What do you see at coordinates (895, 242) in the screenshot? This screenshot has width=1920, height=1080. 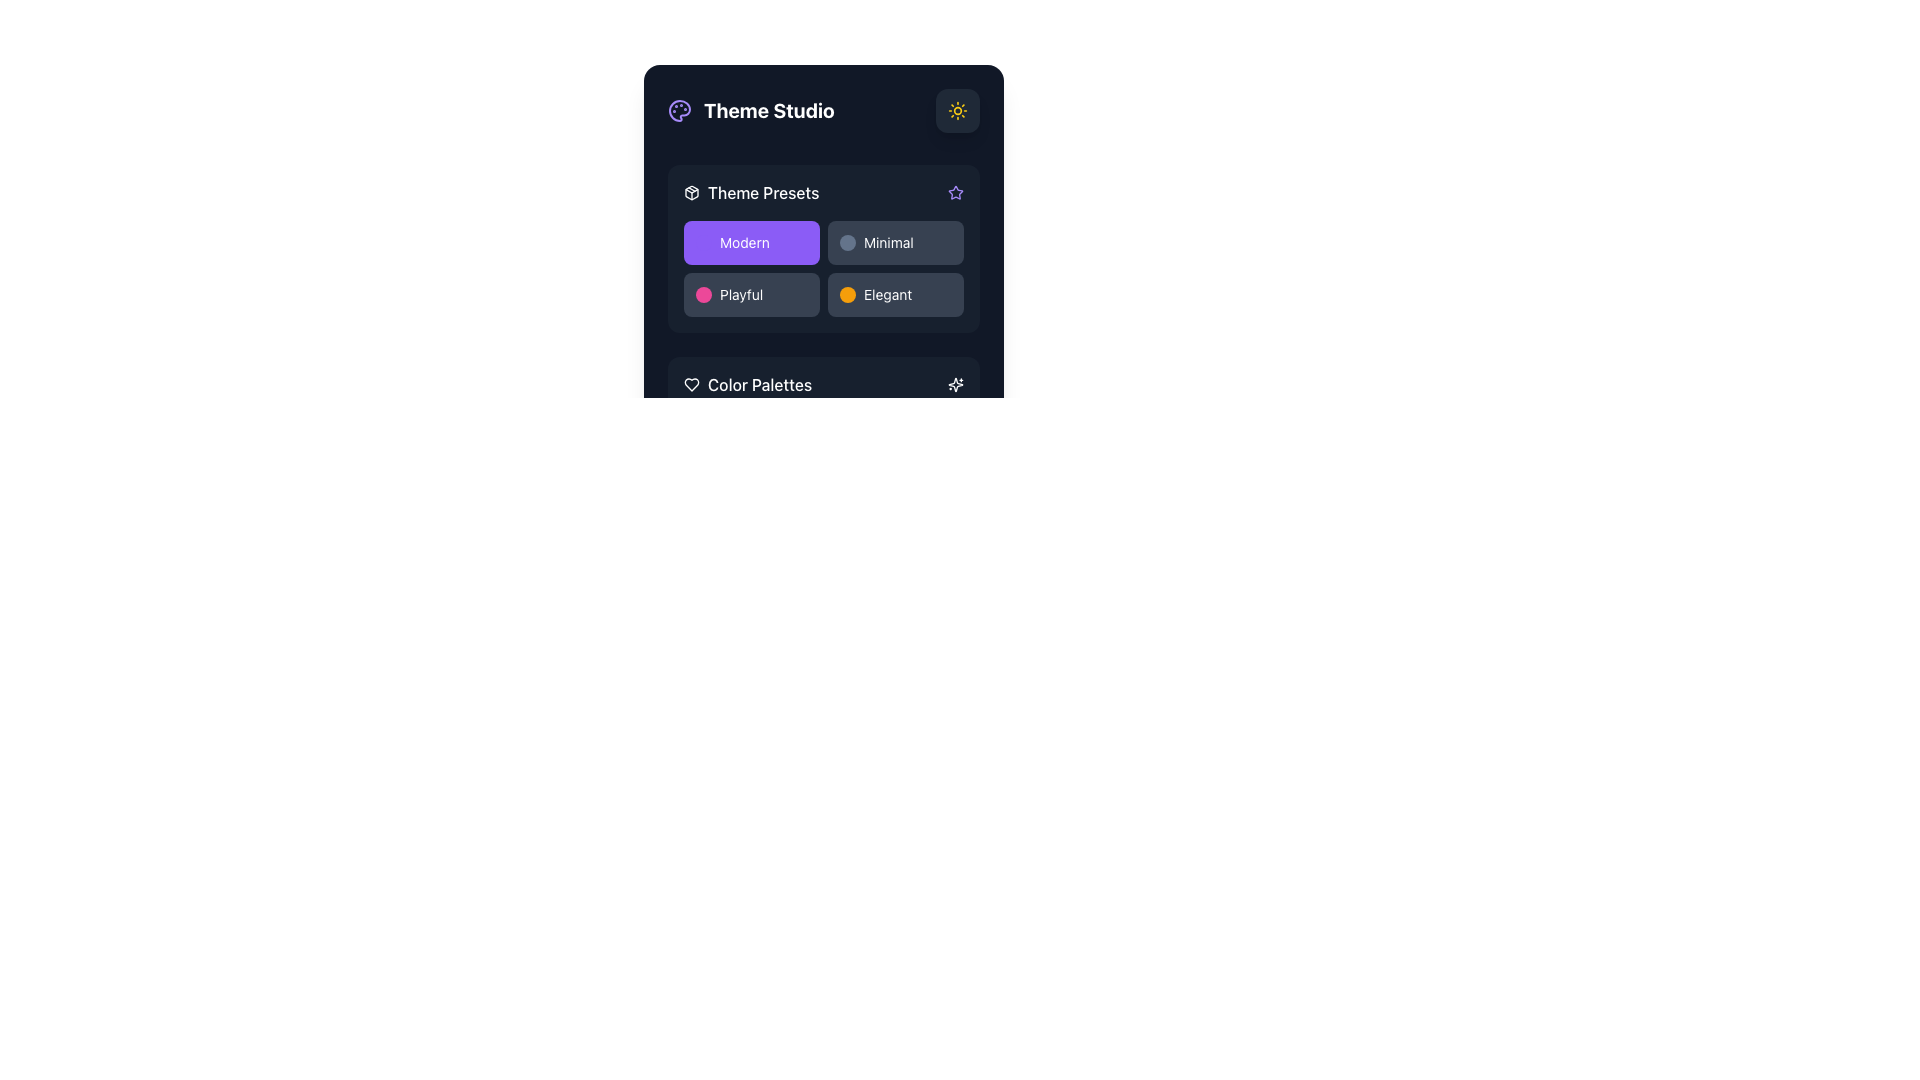 I see `the button in the 'Theme Presets' section` at bounding box center [895, 242].